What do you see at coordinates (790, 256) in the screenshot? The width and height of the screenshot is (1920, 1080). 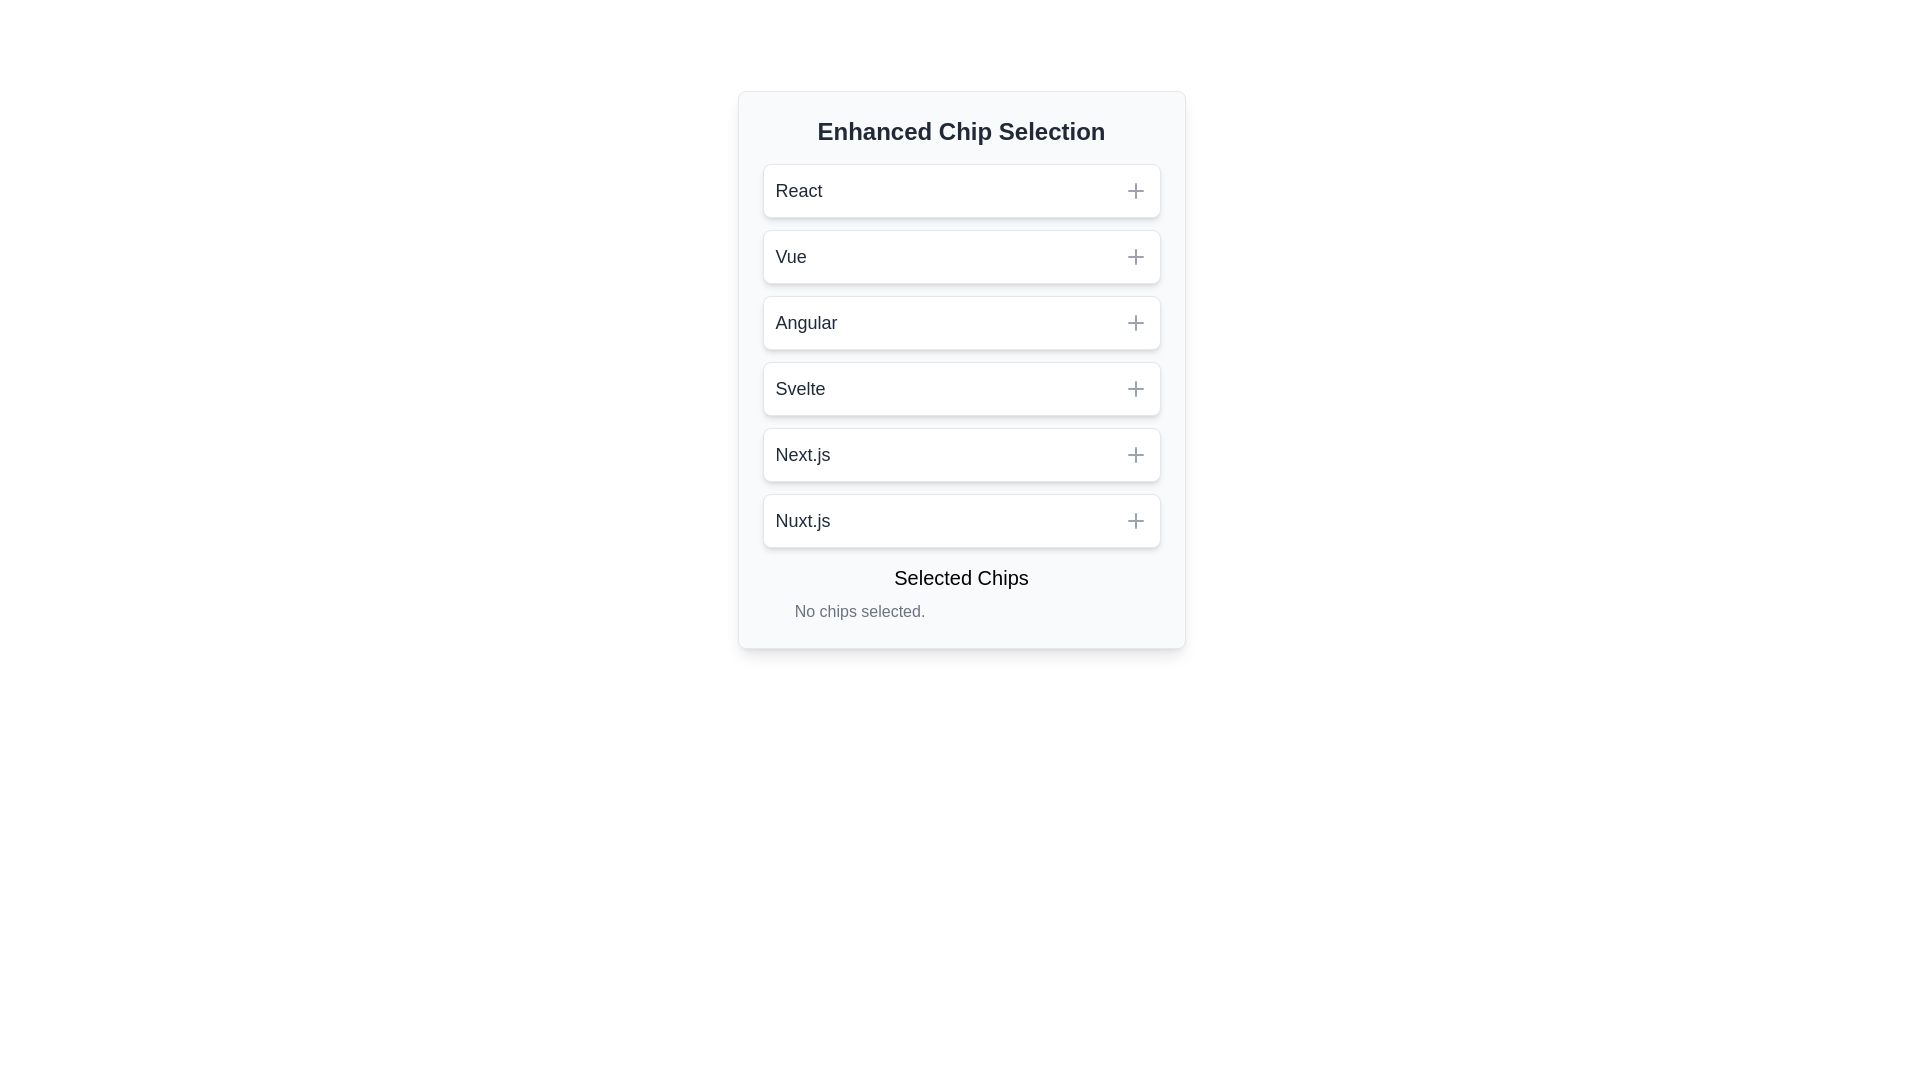 I see `the text label displaying 'Vue' located in the second row of the list, positioned below 'React' and above 'Angular'` at bounding box center [790, 256].